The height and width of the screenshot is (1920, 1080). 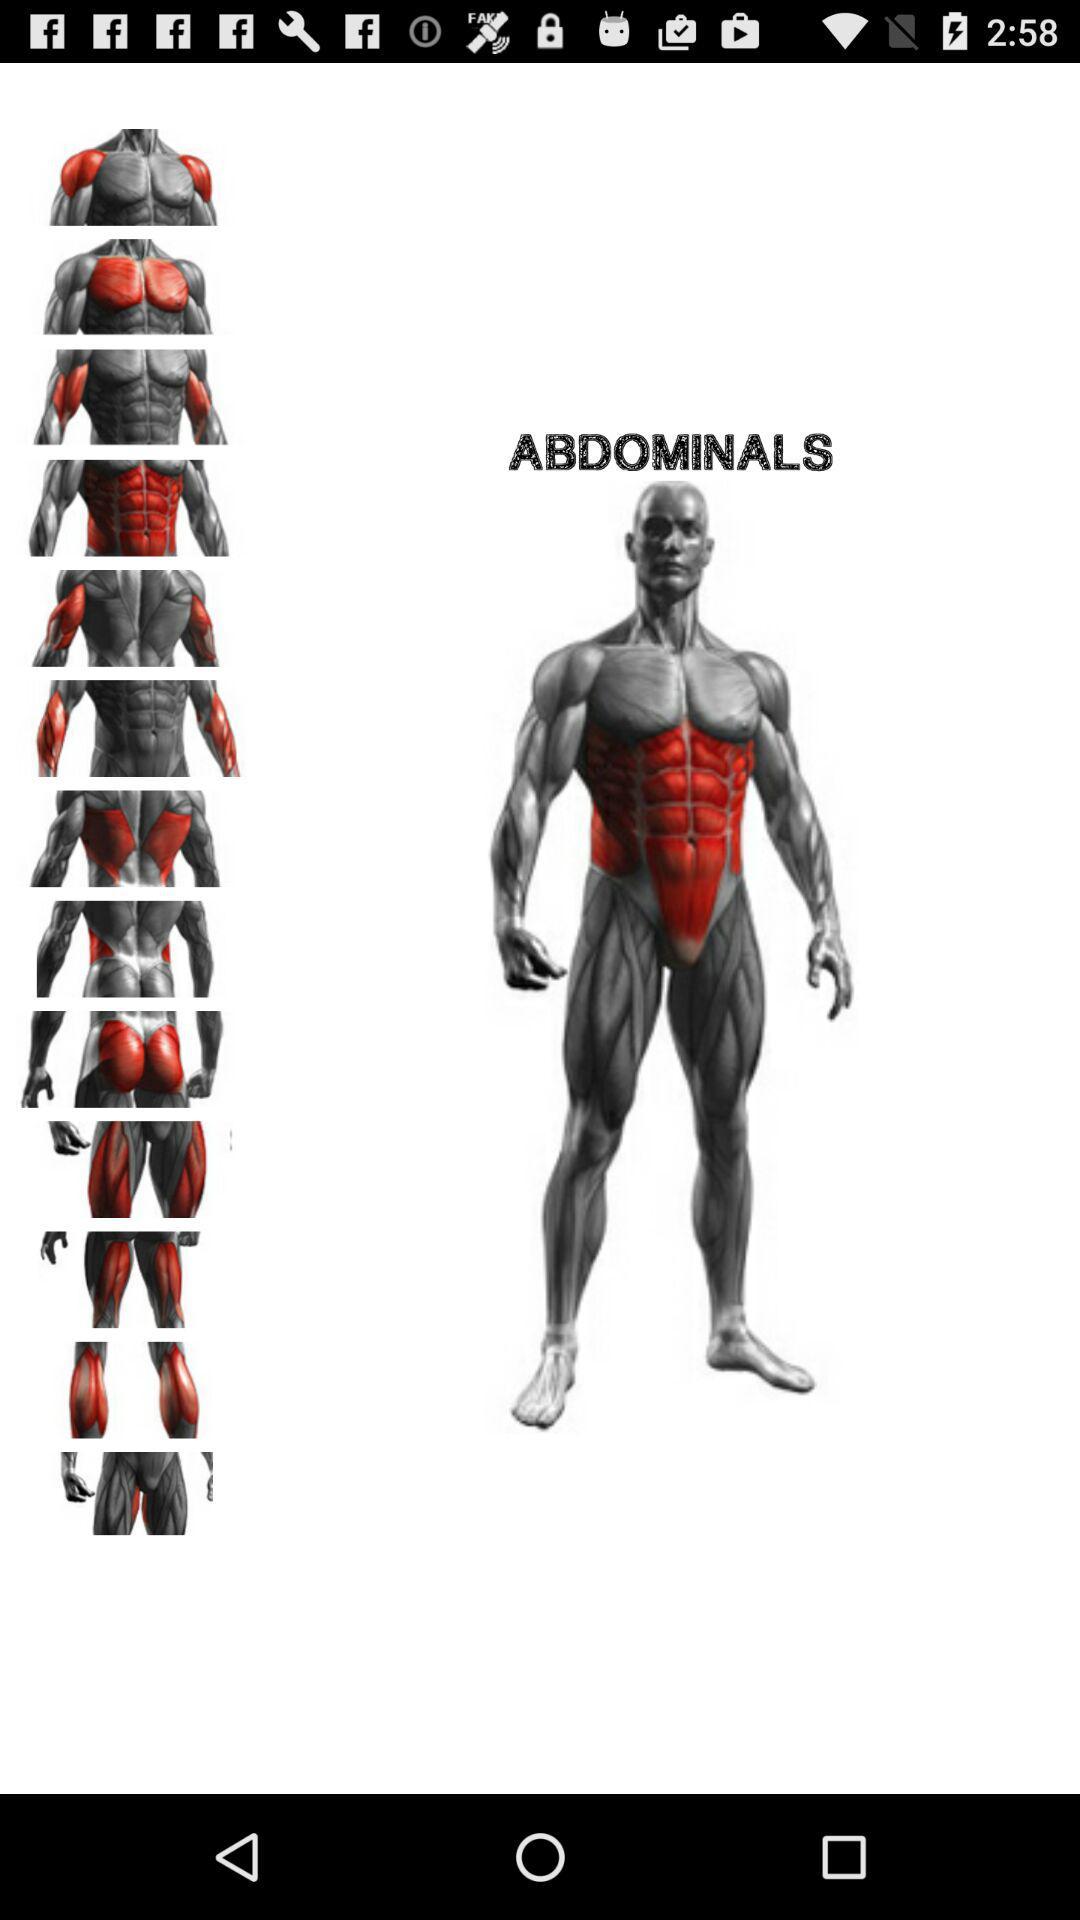 What do you see at coordinates (131, 279) in the screenshot?
I see `open chest workouts` at bounding box center [131, 279].